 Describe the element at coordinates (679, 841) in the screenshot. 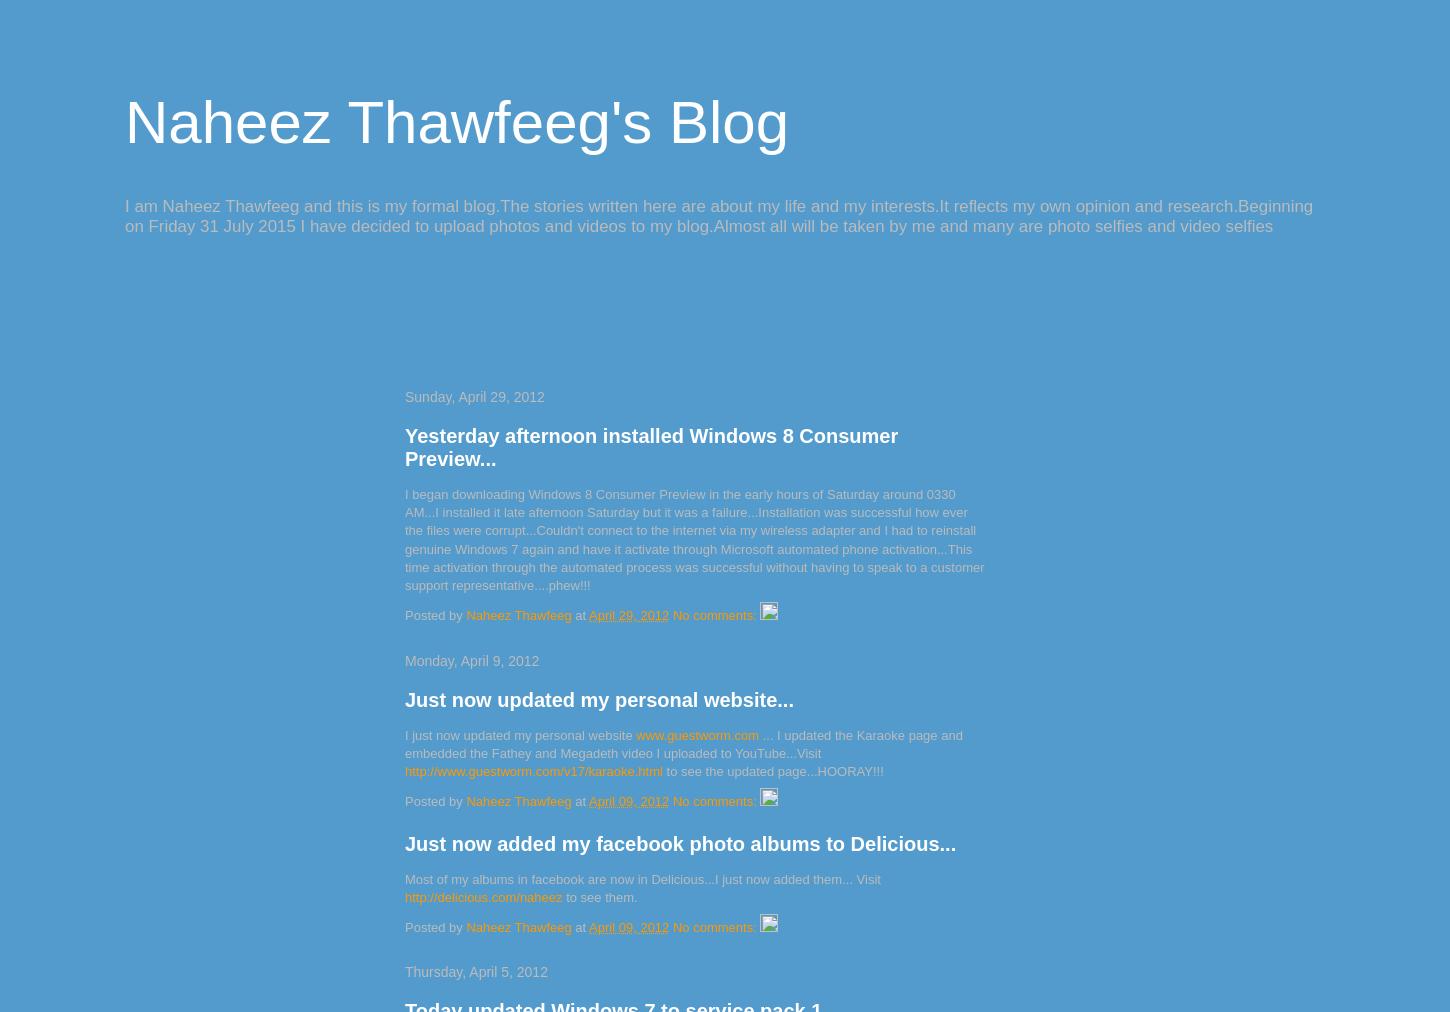

I see `'Just now added my facebook photo albums to Delicious...'` at that location.